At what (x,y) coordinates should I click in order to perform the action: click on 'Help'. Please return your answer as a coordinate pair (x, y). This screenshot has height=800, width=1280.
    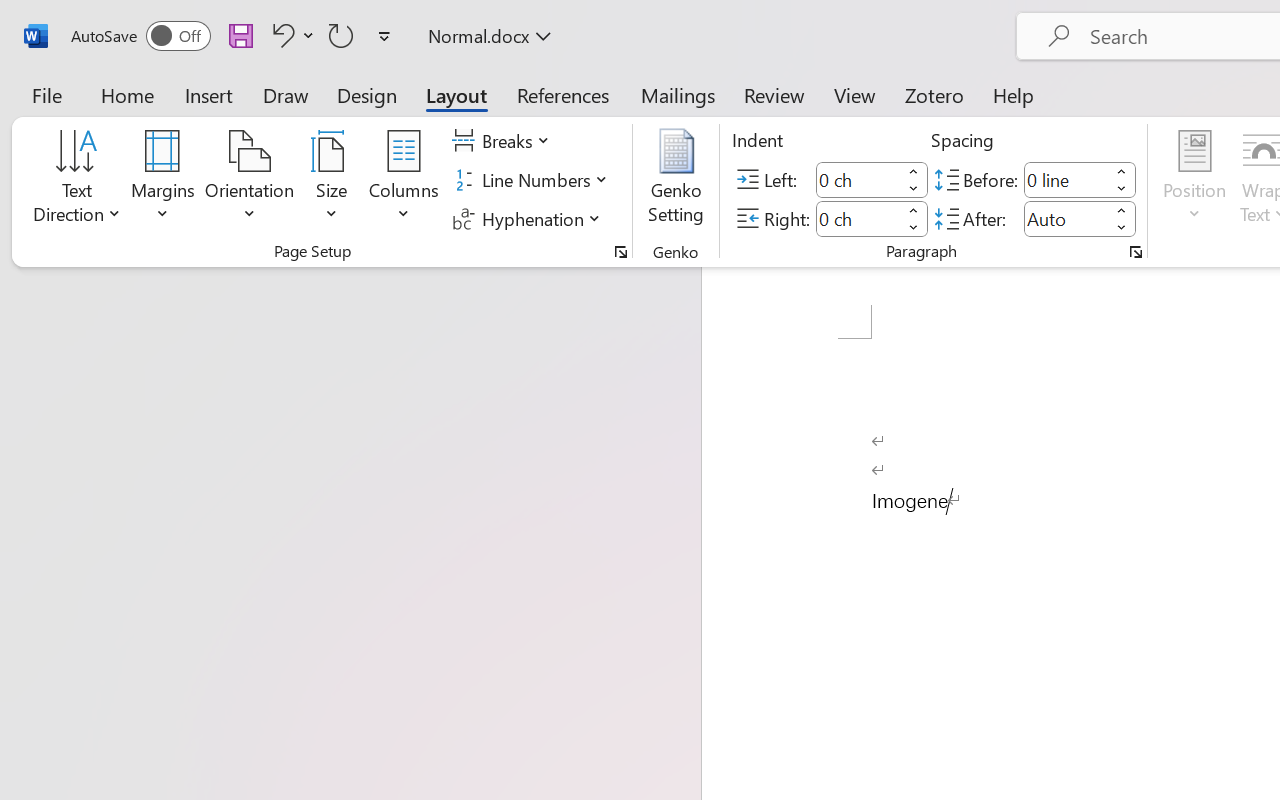
    Looking at the image, I should click on (1013, 94).